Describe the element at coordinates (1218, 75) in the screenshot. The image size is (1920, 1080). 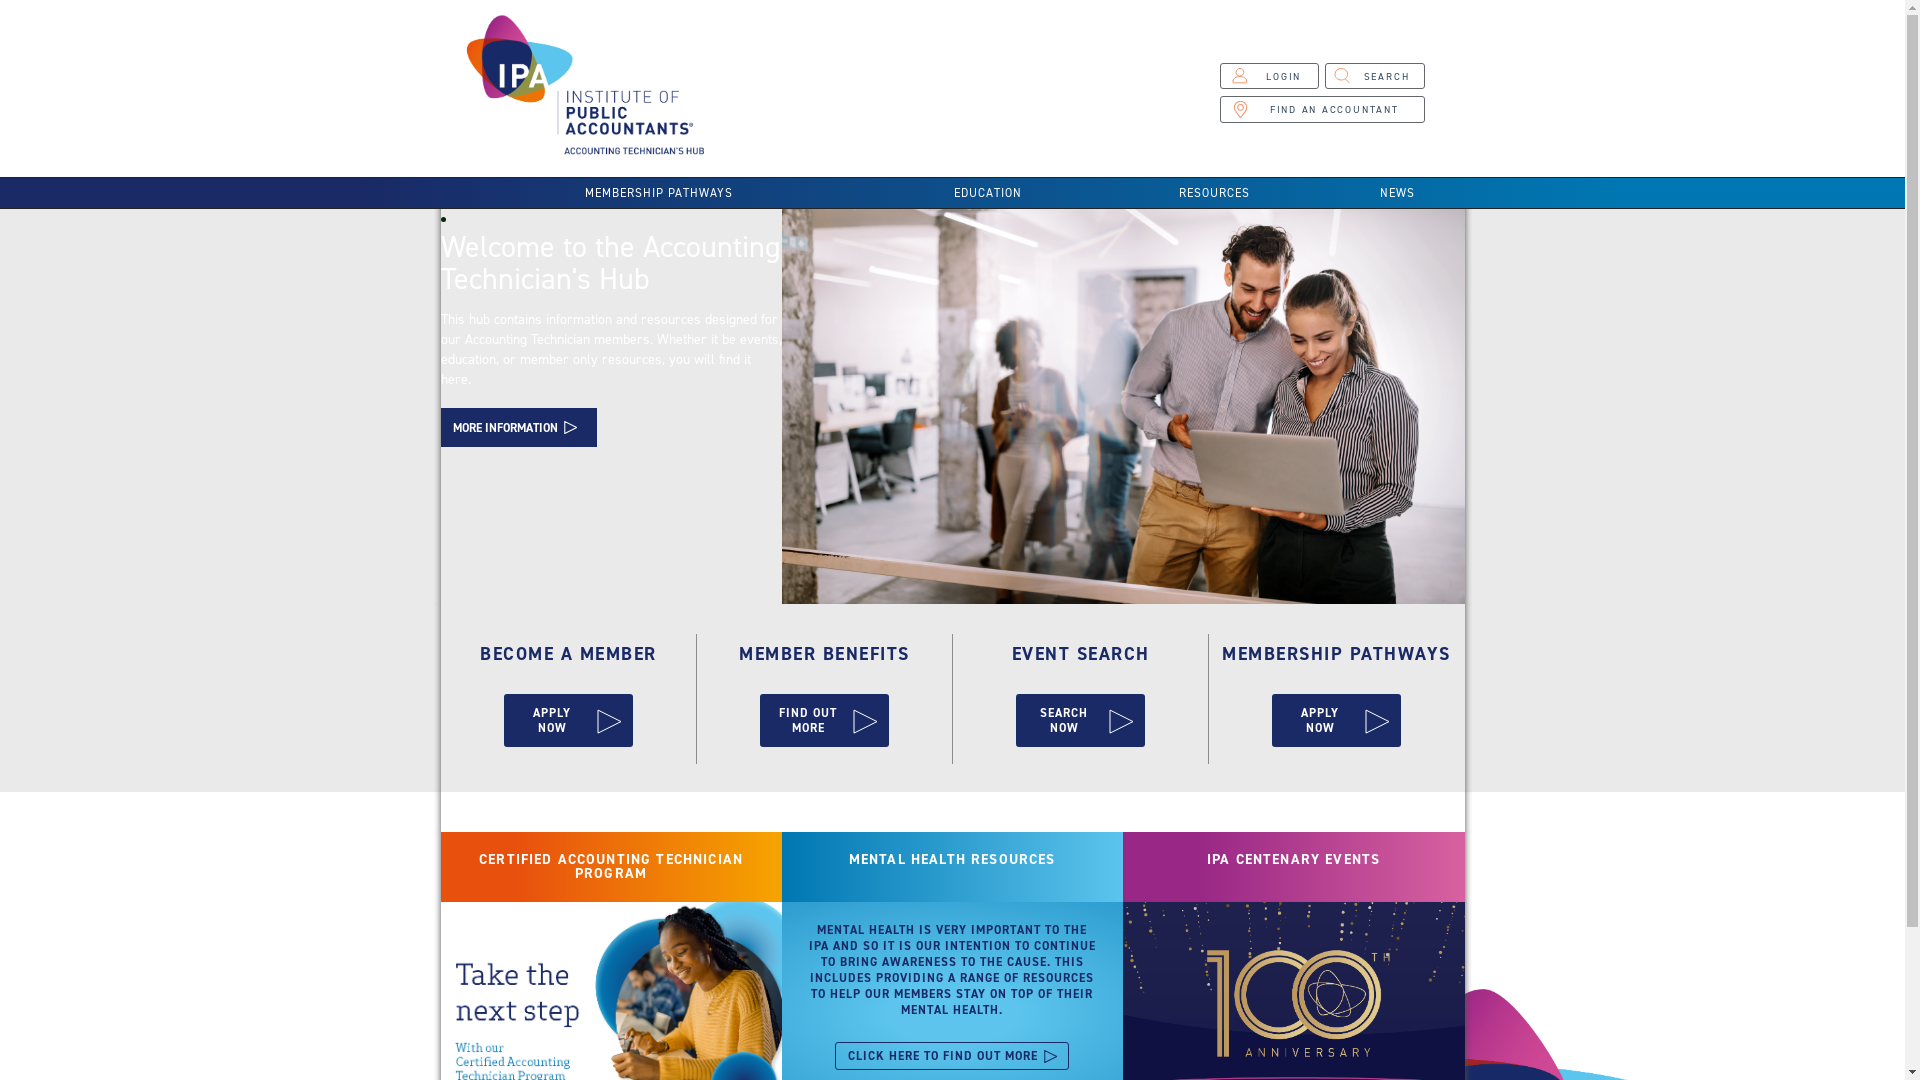
I see `'ICON : USER COPYCREATED WITH SKETCH.` at that location.